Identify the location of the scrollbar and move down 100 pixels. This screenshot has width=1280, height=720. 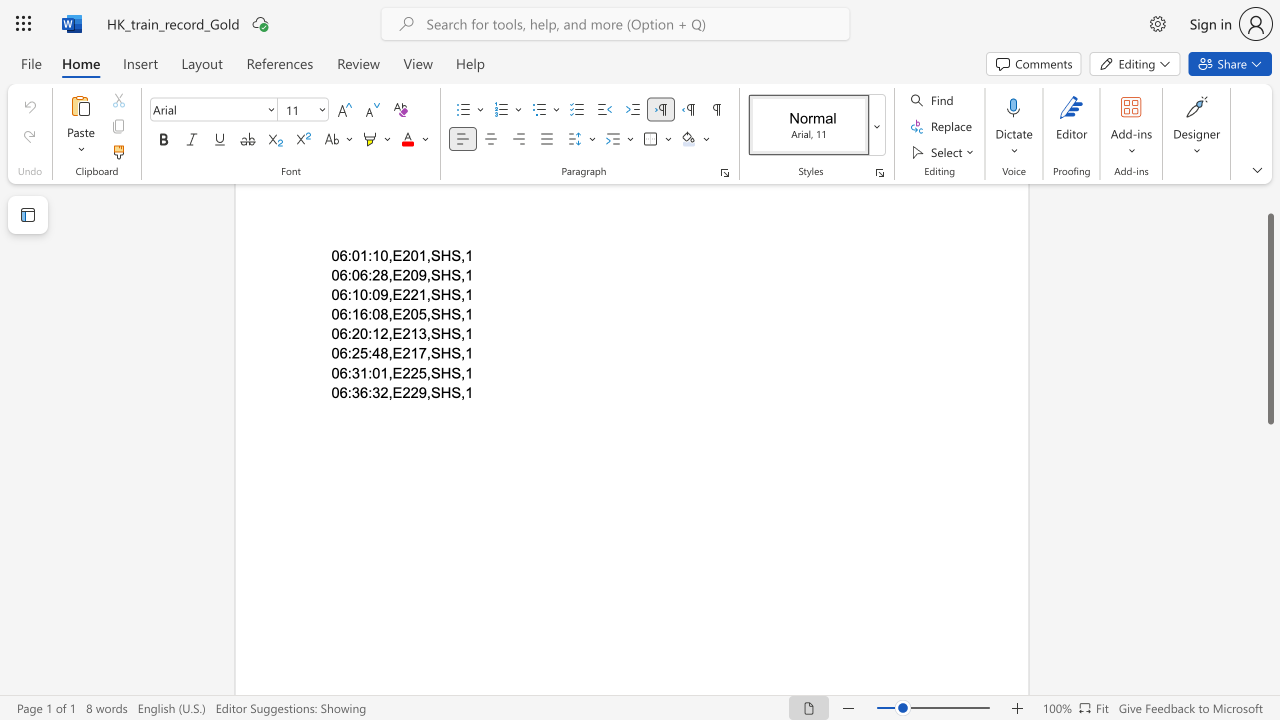
(1269, 318).